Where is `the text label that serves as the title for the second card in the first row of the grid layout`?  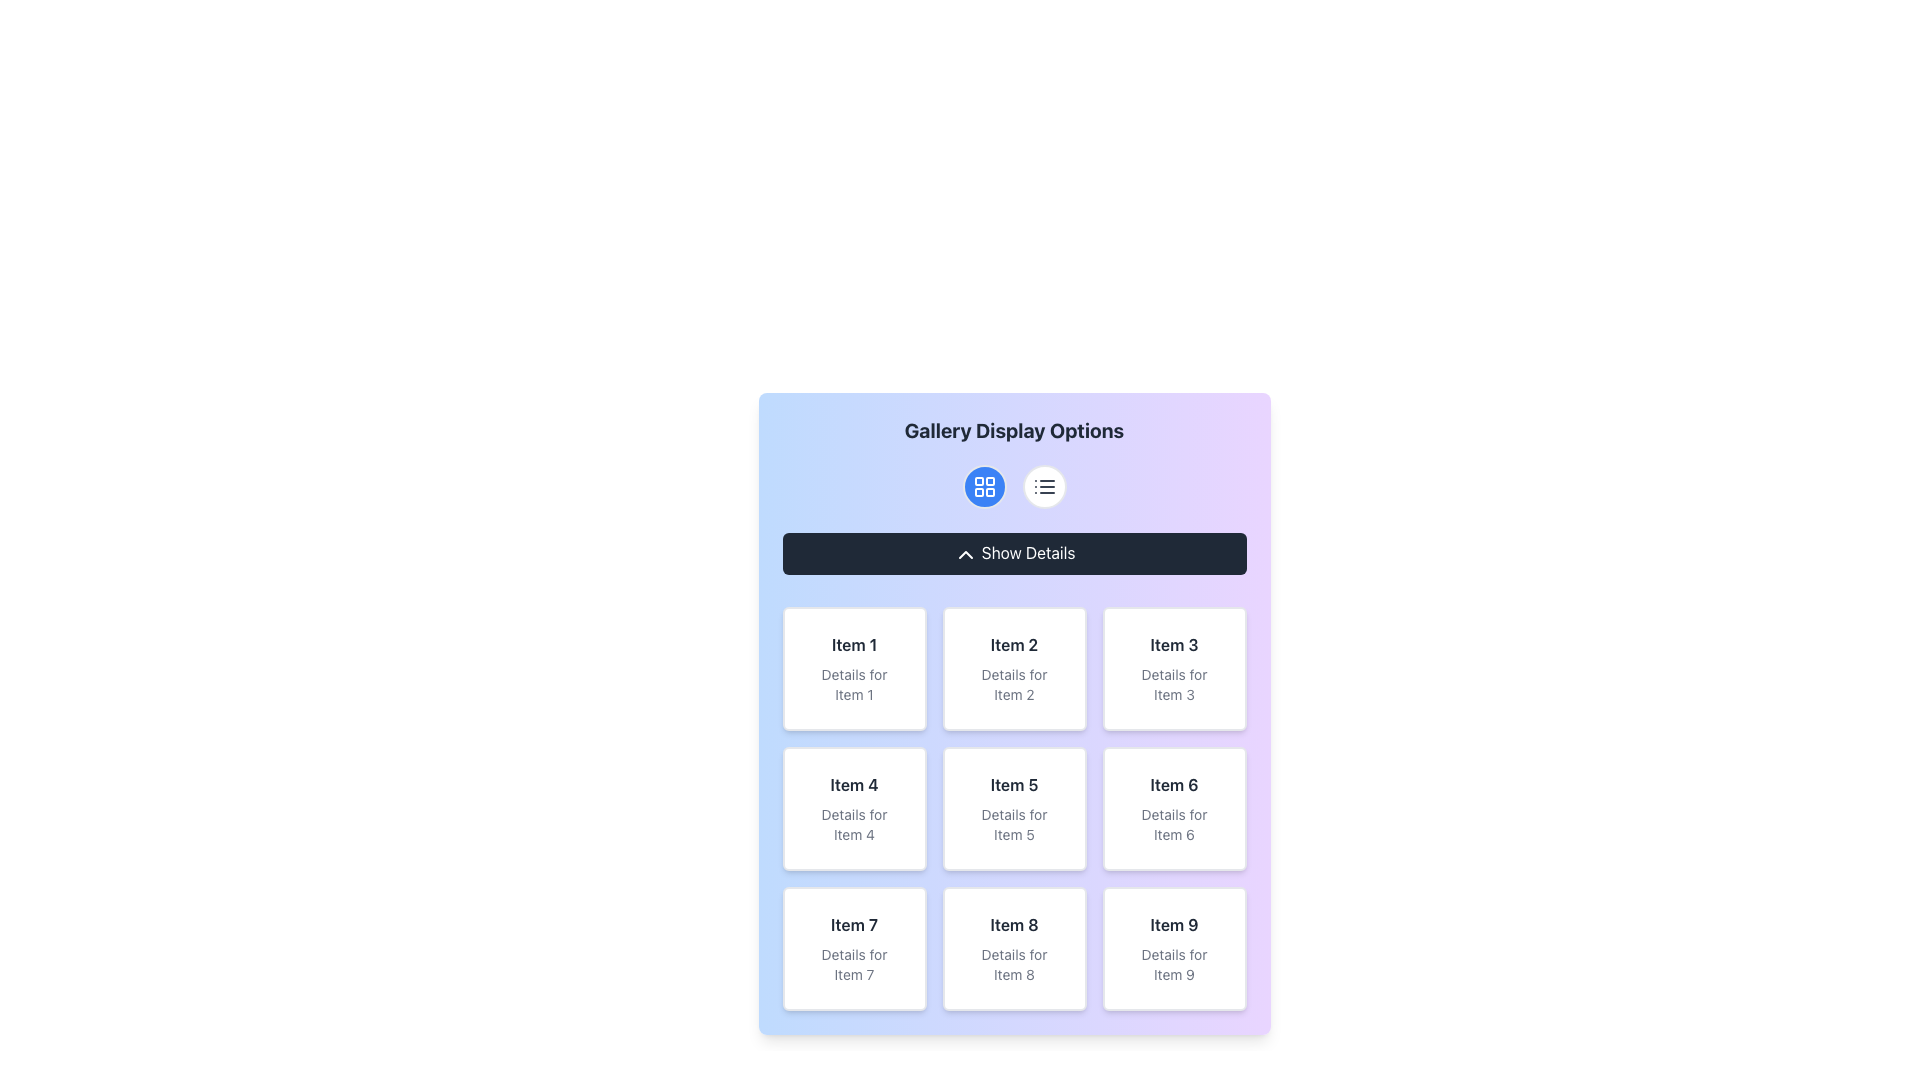 the text label that serves as the title for the second card in the first row of the grid layout is located at coordinates (1014, 644).